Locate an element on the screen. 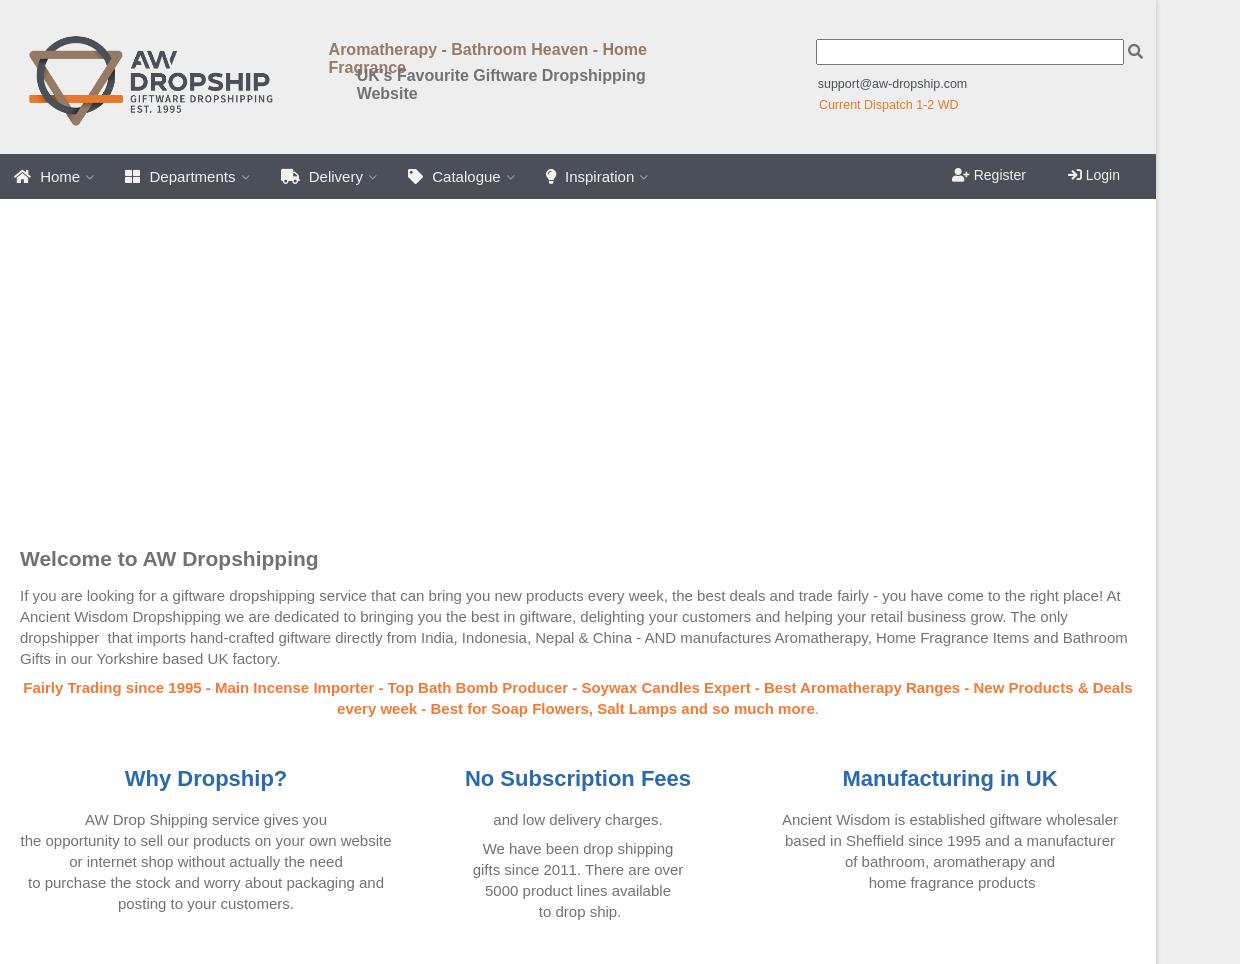 The height and width of the screenshot is (964, 1240). 'and low delivery charges.' is located at coordinates (577, 818).